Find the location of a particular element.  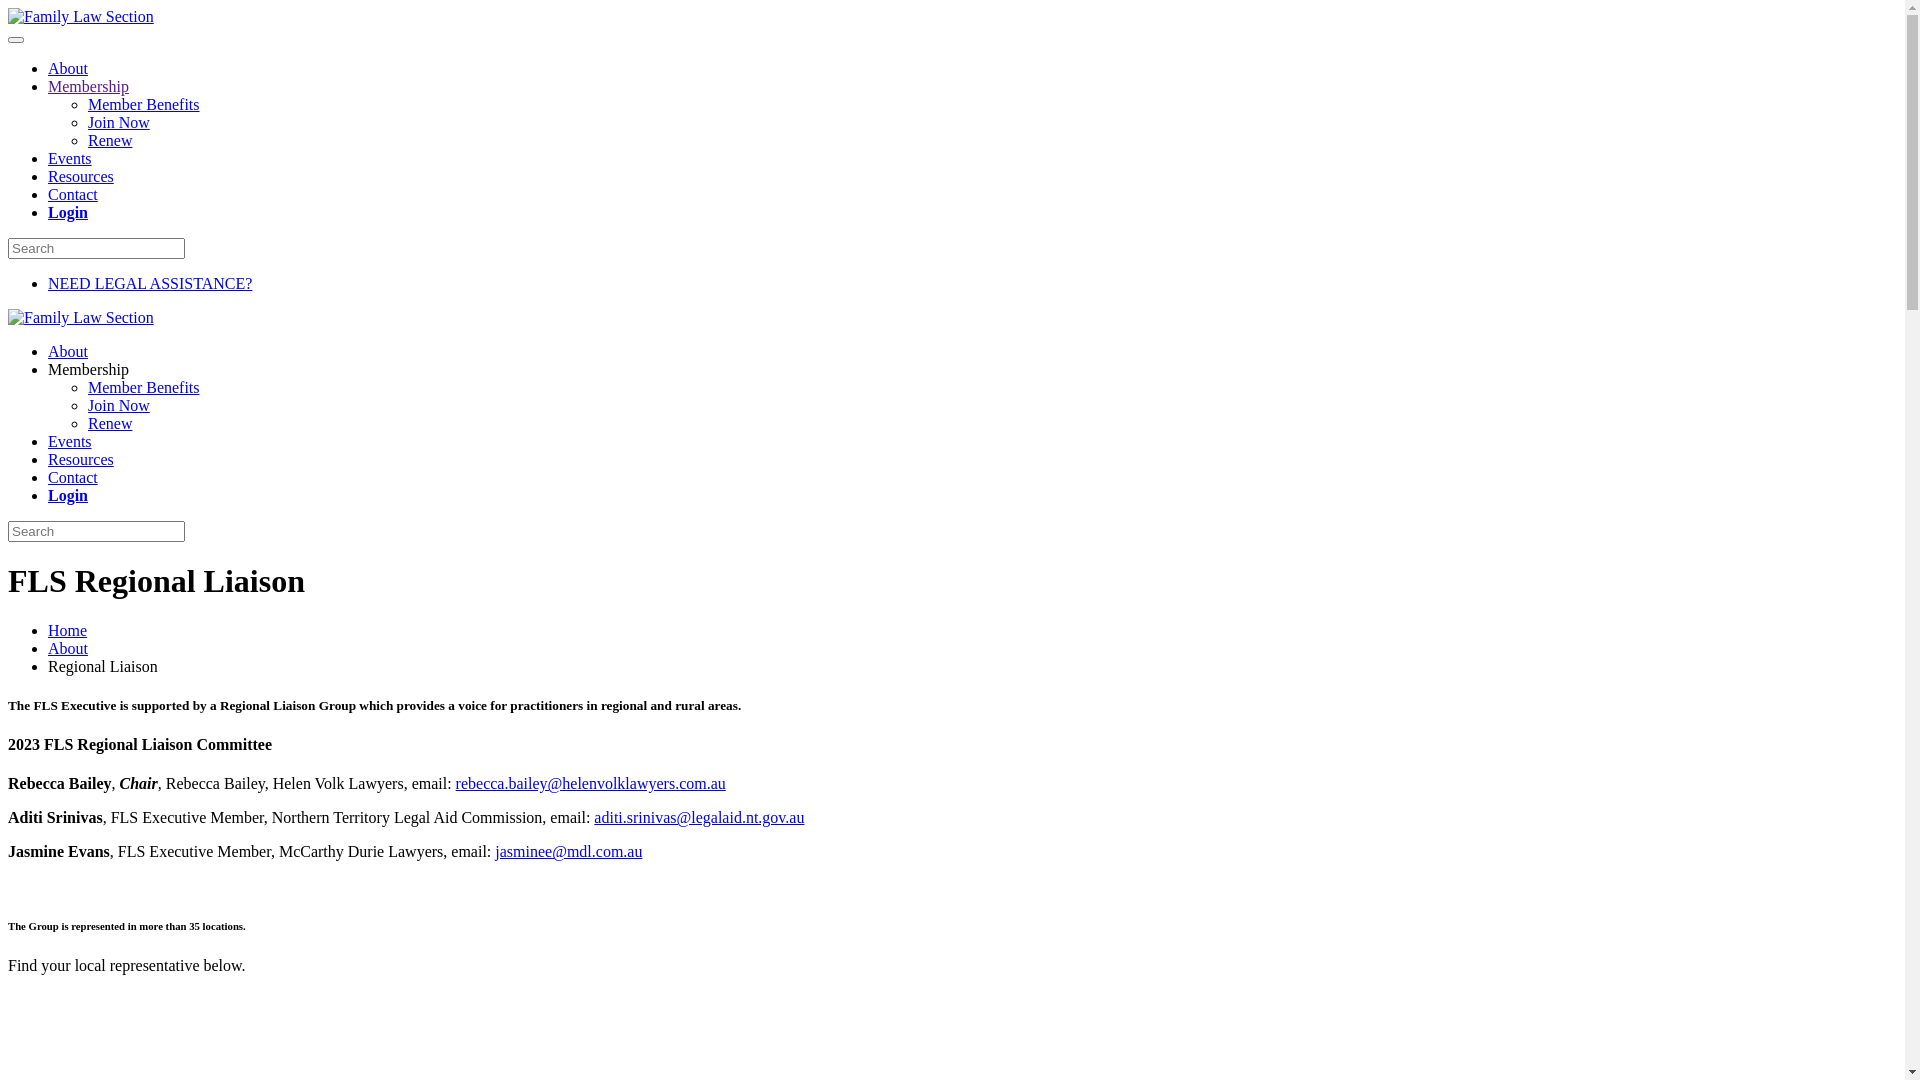

'Member Benefits' is located at coordinates (86, 387).